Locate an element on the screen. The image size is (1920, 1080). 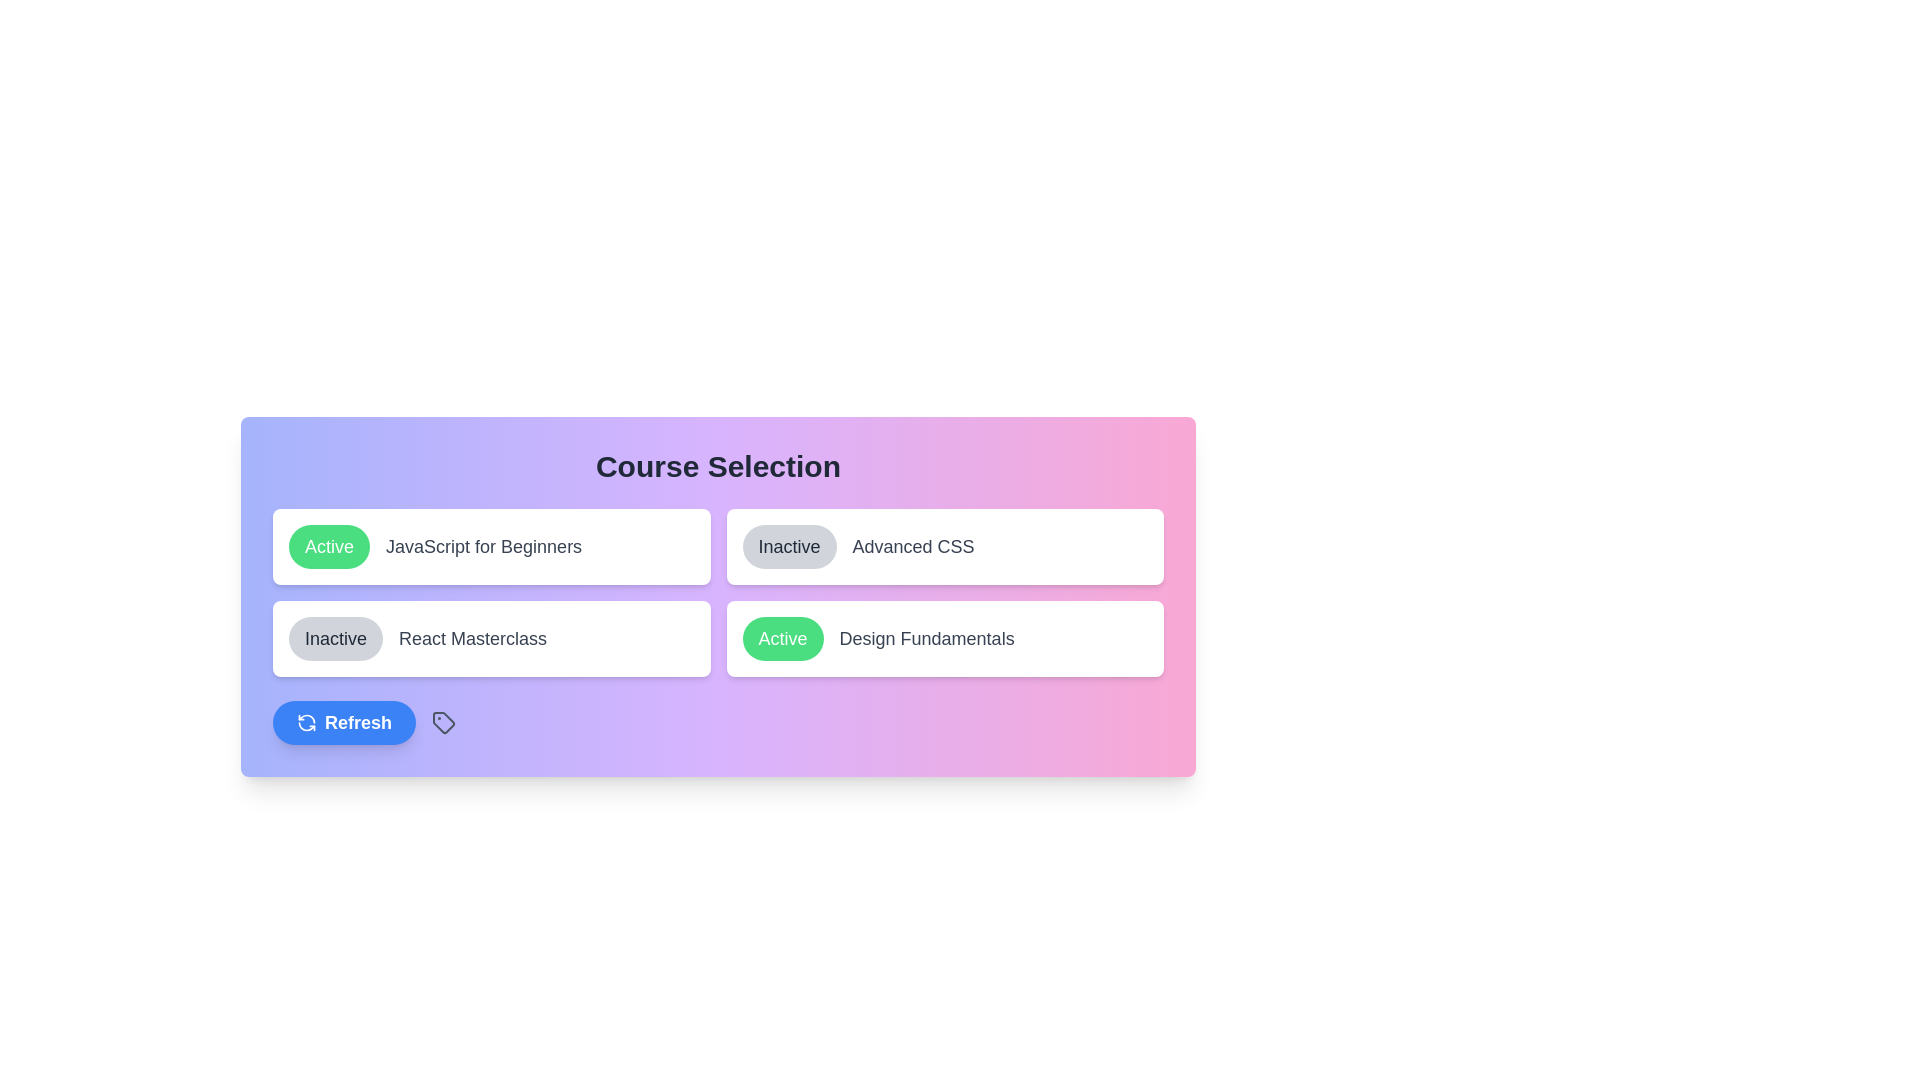
the text label that describes the course titled 'React Masterclass', which is positioned in the second list item of the course selection grid, aligned with the 'Inactive' button is located at coordinates (472, 639).